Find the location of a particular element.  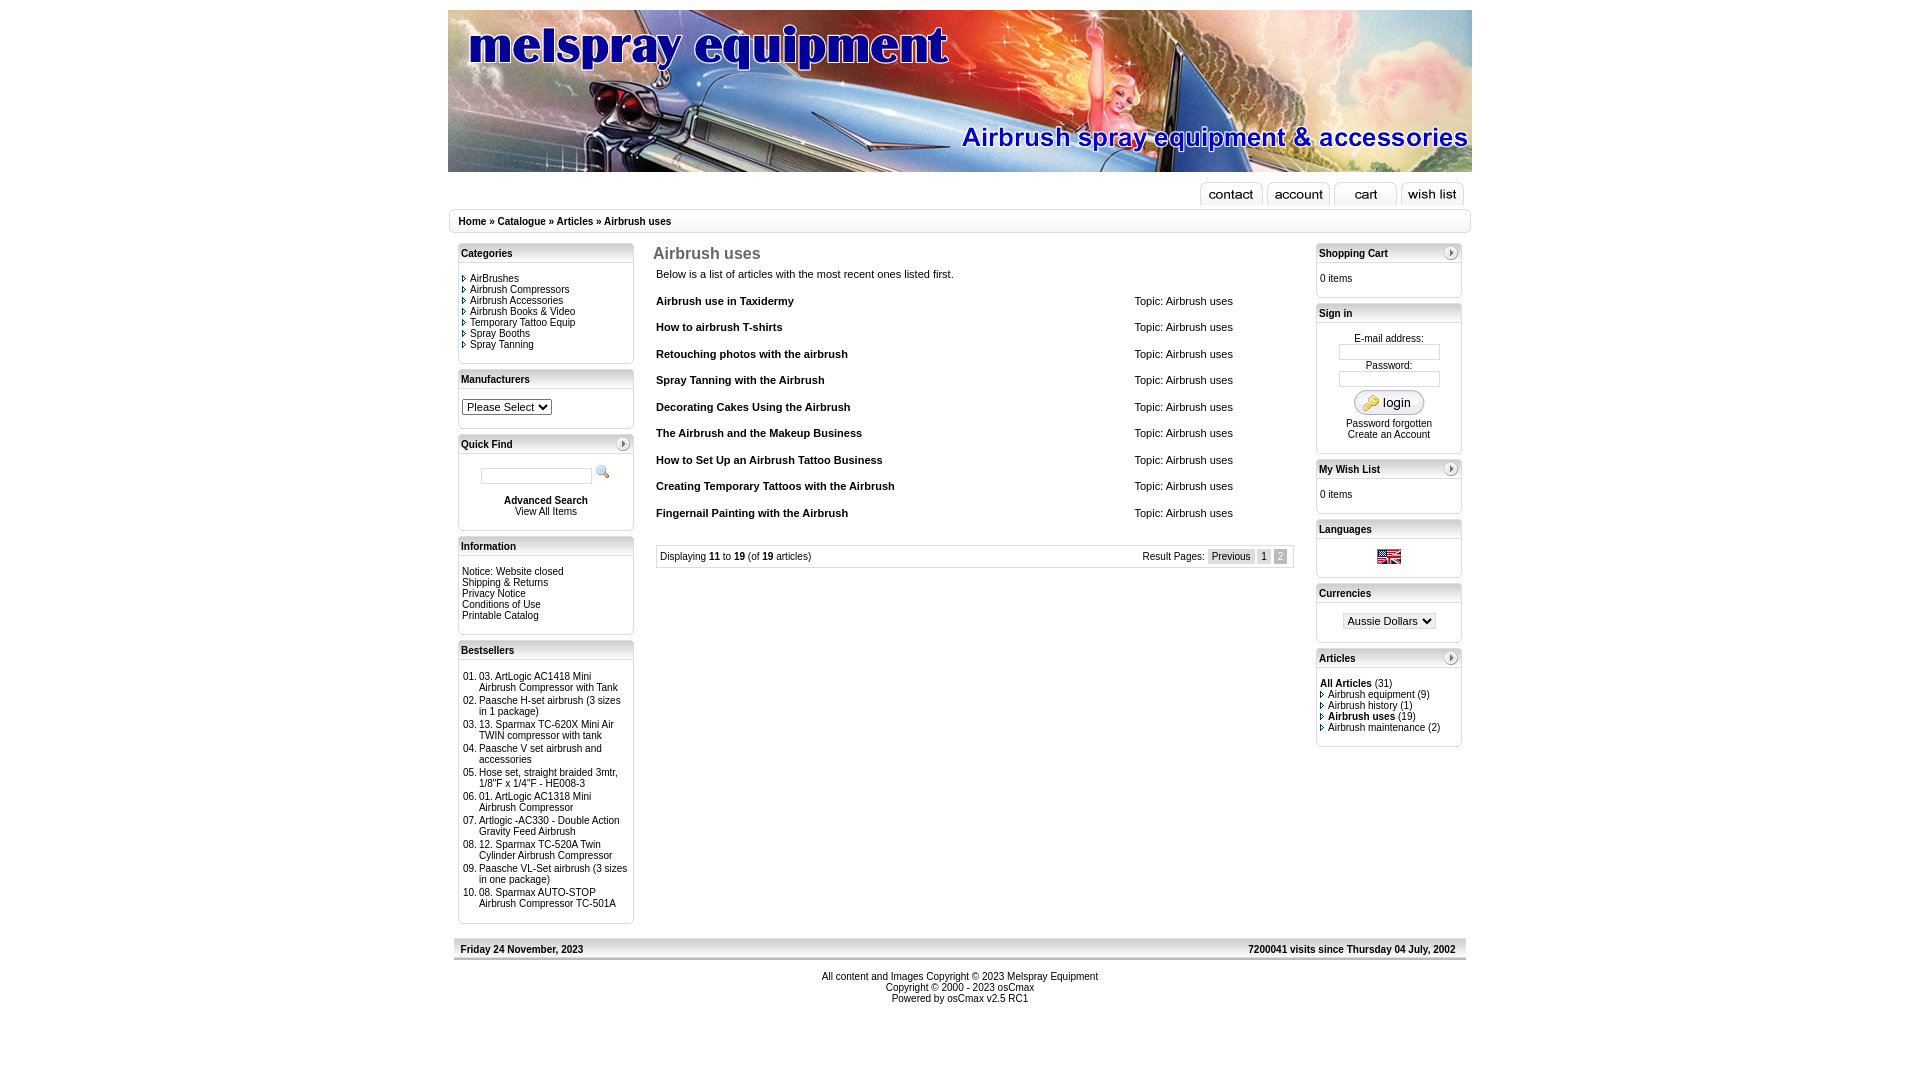

'01. ArtLogic AC1318 Mini Airbrush Compressor' is located at coordinates (534, 801).